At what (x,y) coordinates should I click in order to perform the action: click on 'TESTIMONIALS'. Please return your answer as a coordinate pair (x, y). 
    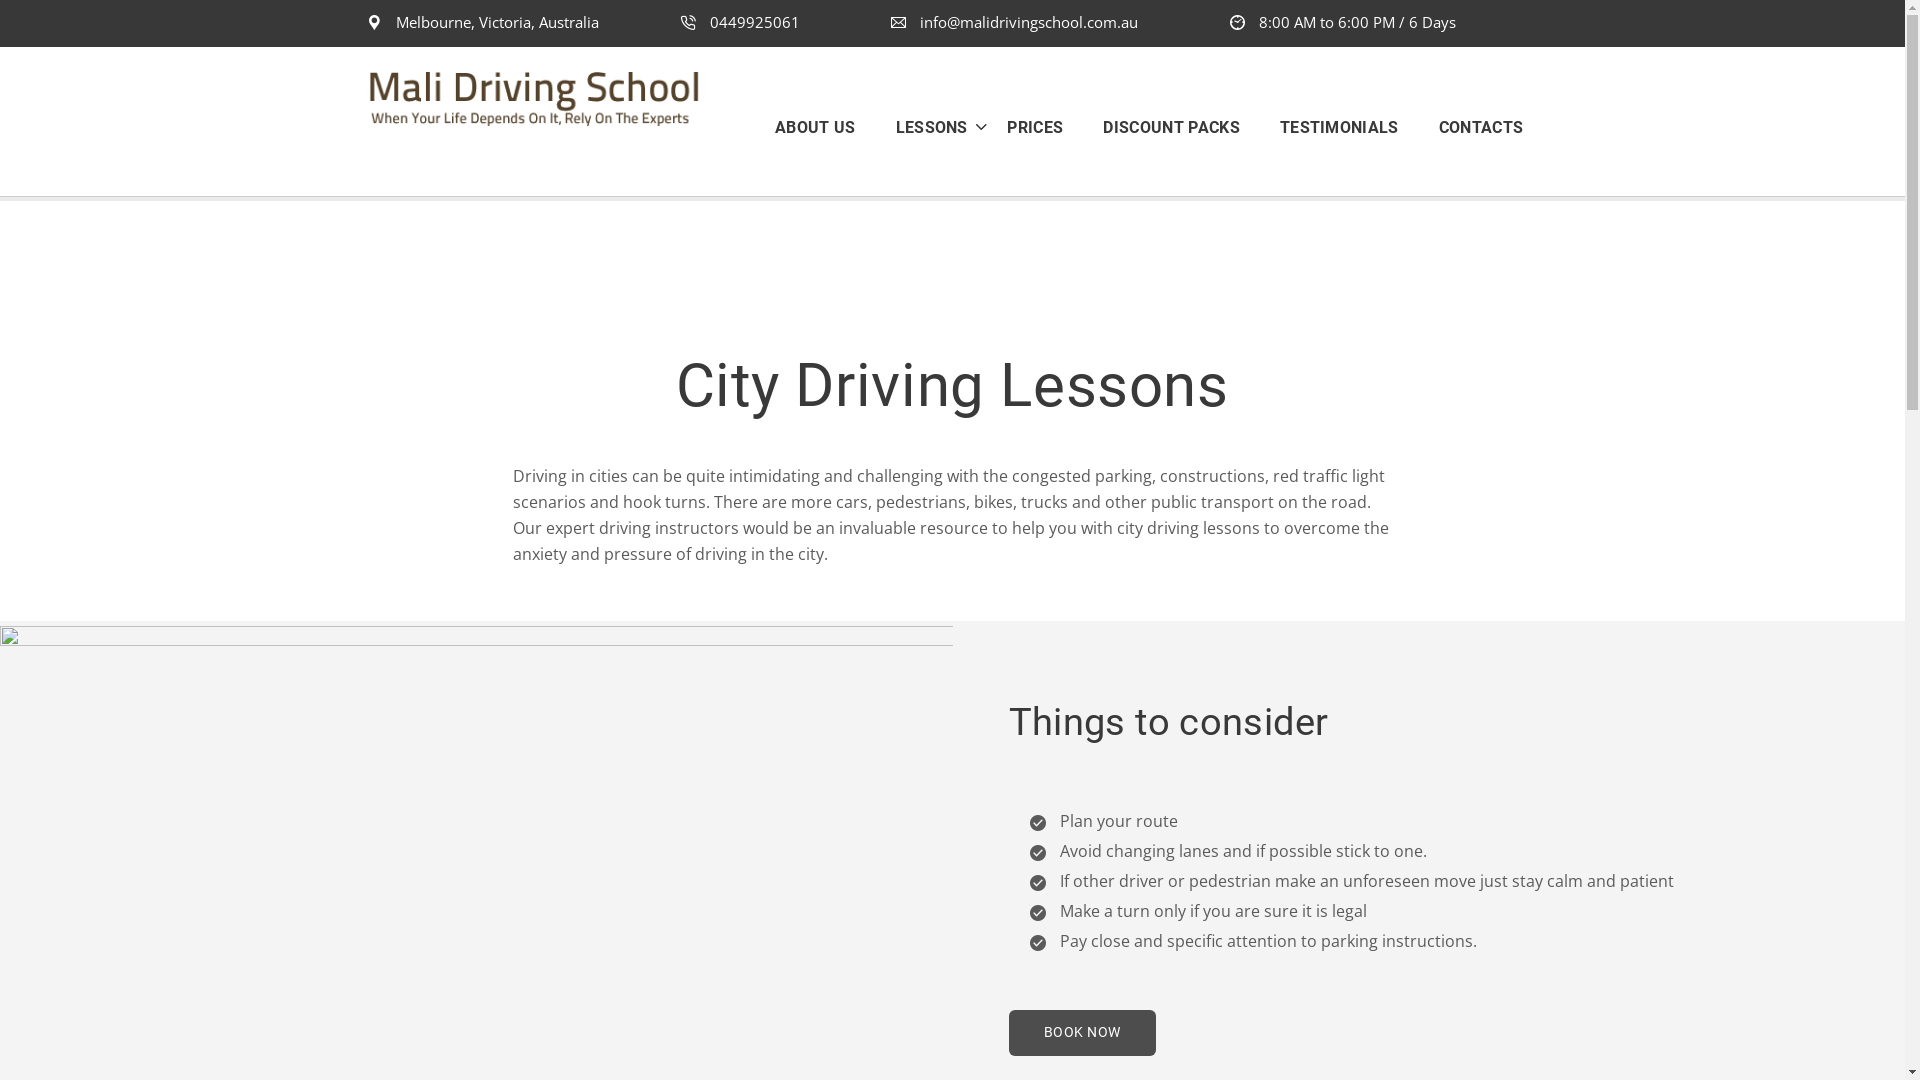
    Looking at the image, I should click on (1258, 127).